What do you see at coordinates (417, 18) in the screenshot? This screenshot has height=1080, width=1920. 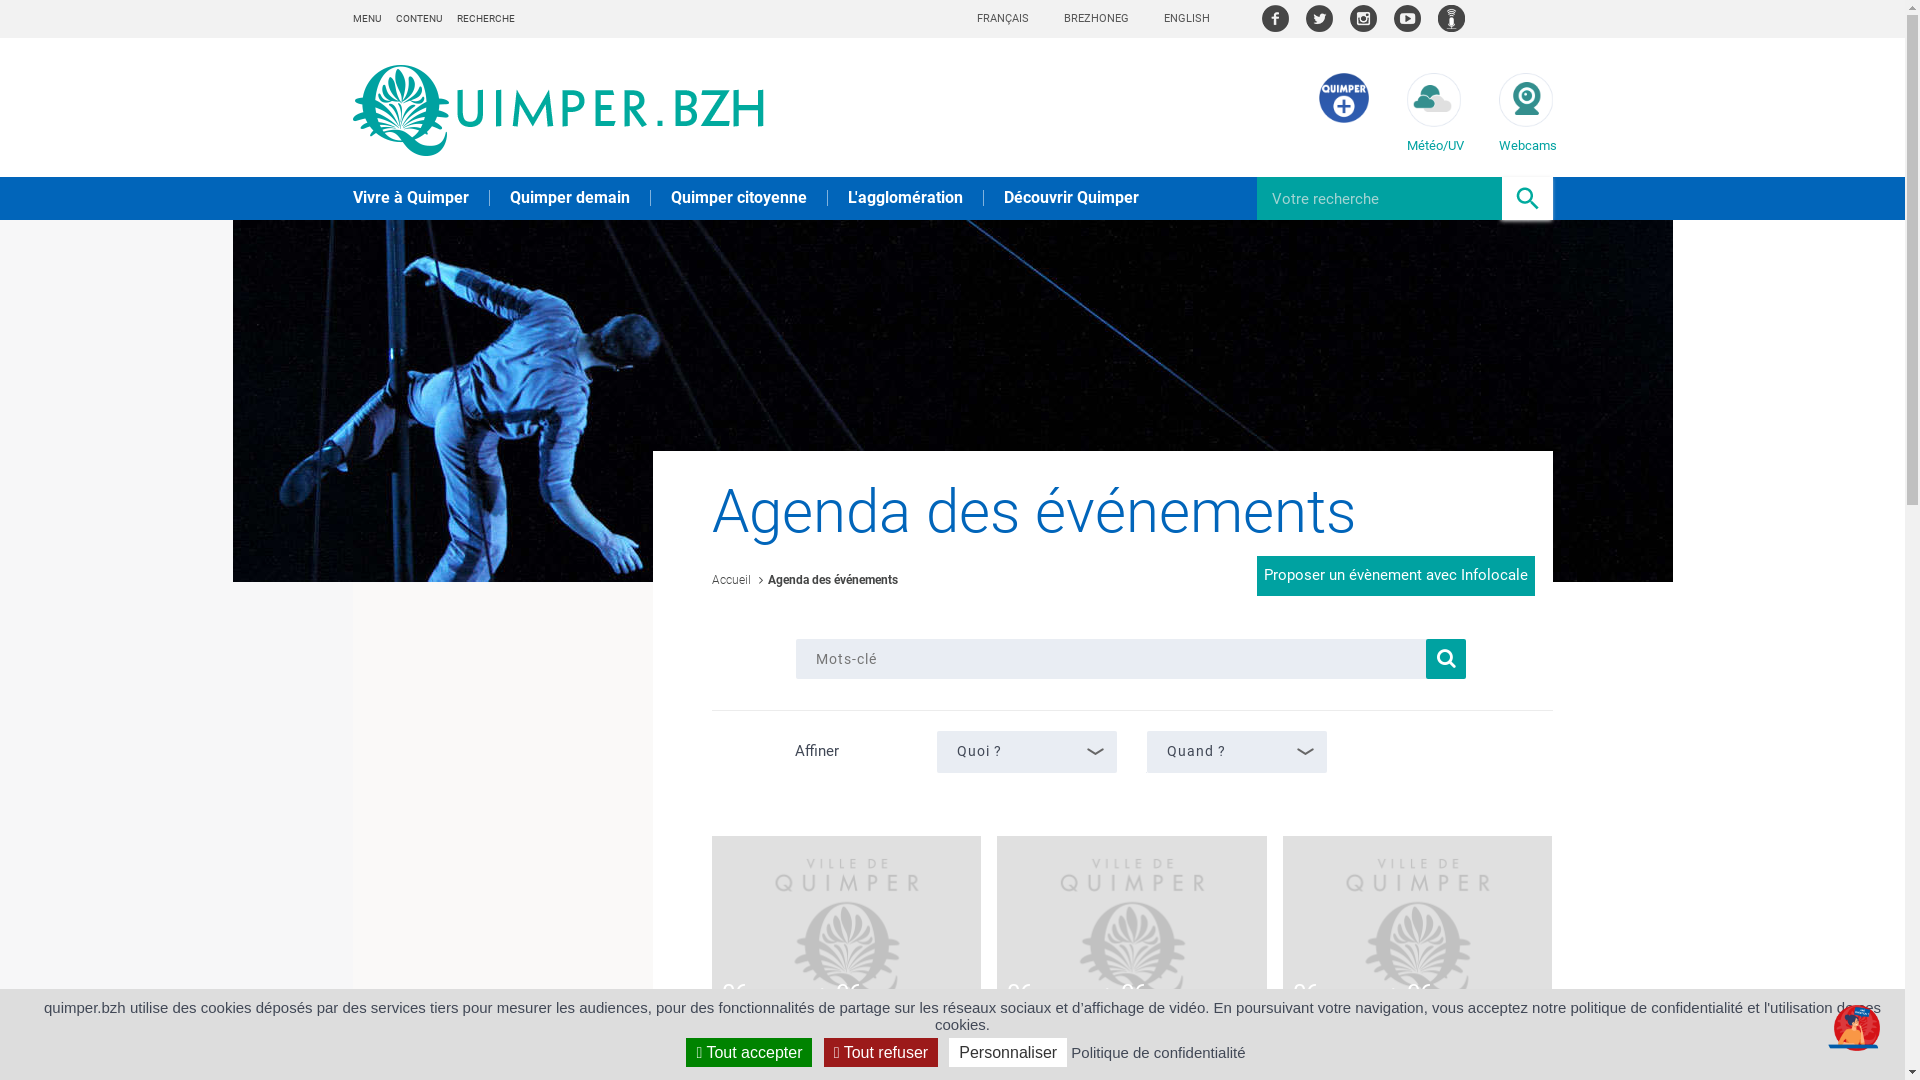 I see `'CONTENU'` at bounding box center [417, 18].